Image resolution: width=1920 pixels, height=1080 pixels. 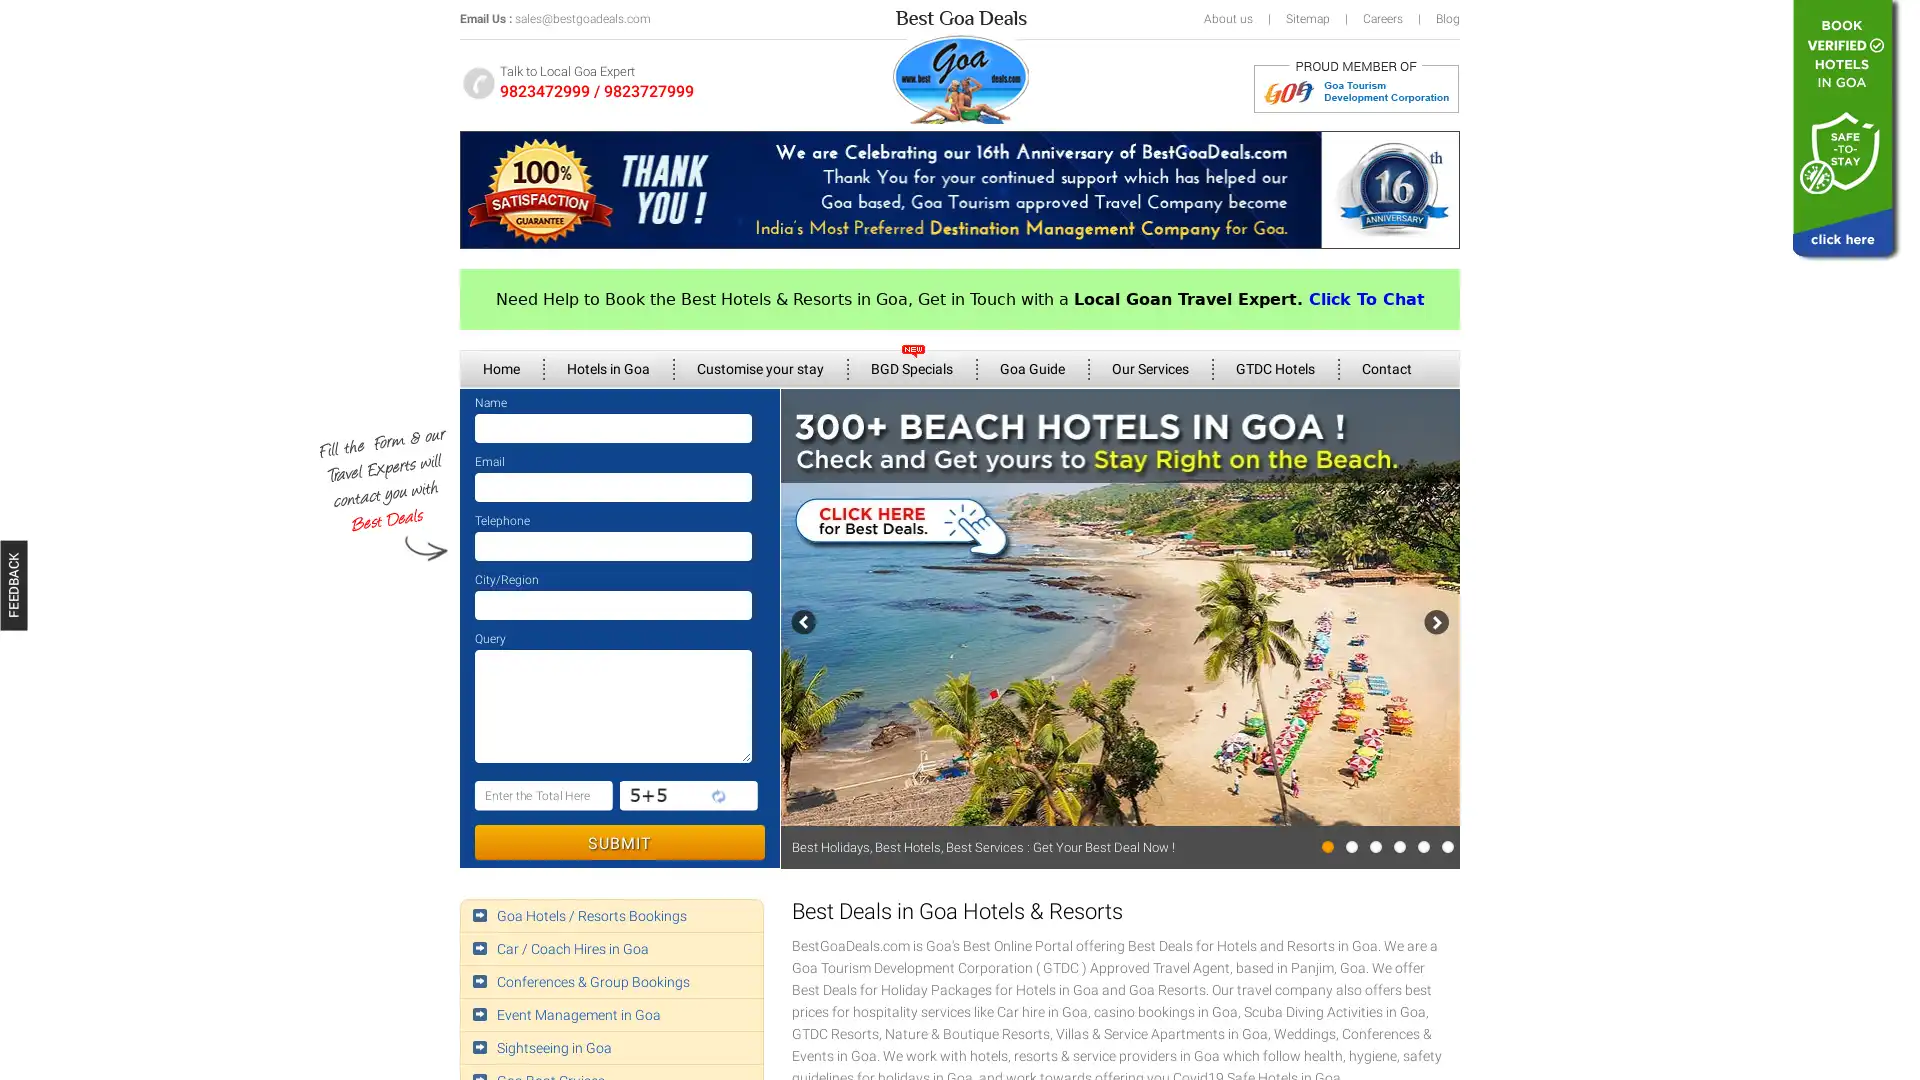 I want to click on SUBMIT, so click(x=618, y=842).